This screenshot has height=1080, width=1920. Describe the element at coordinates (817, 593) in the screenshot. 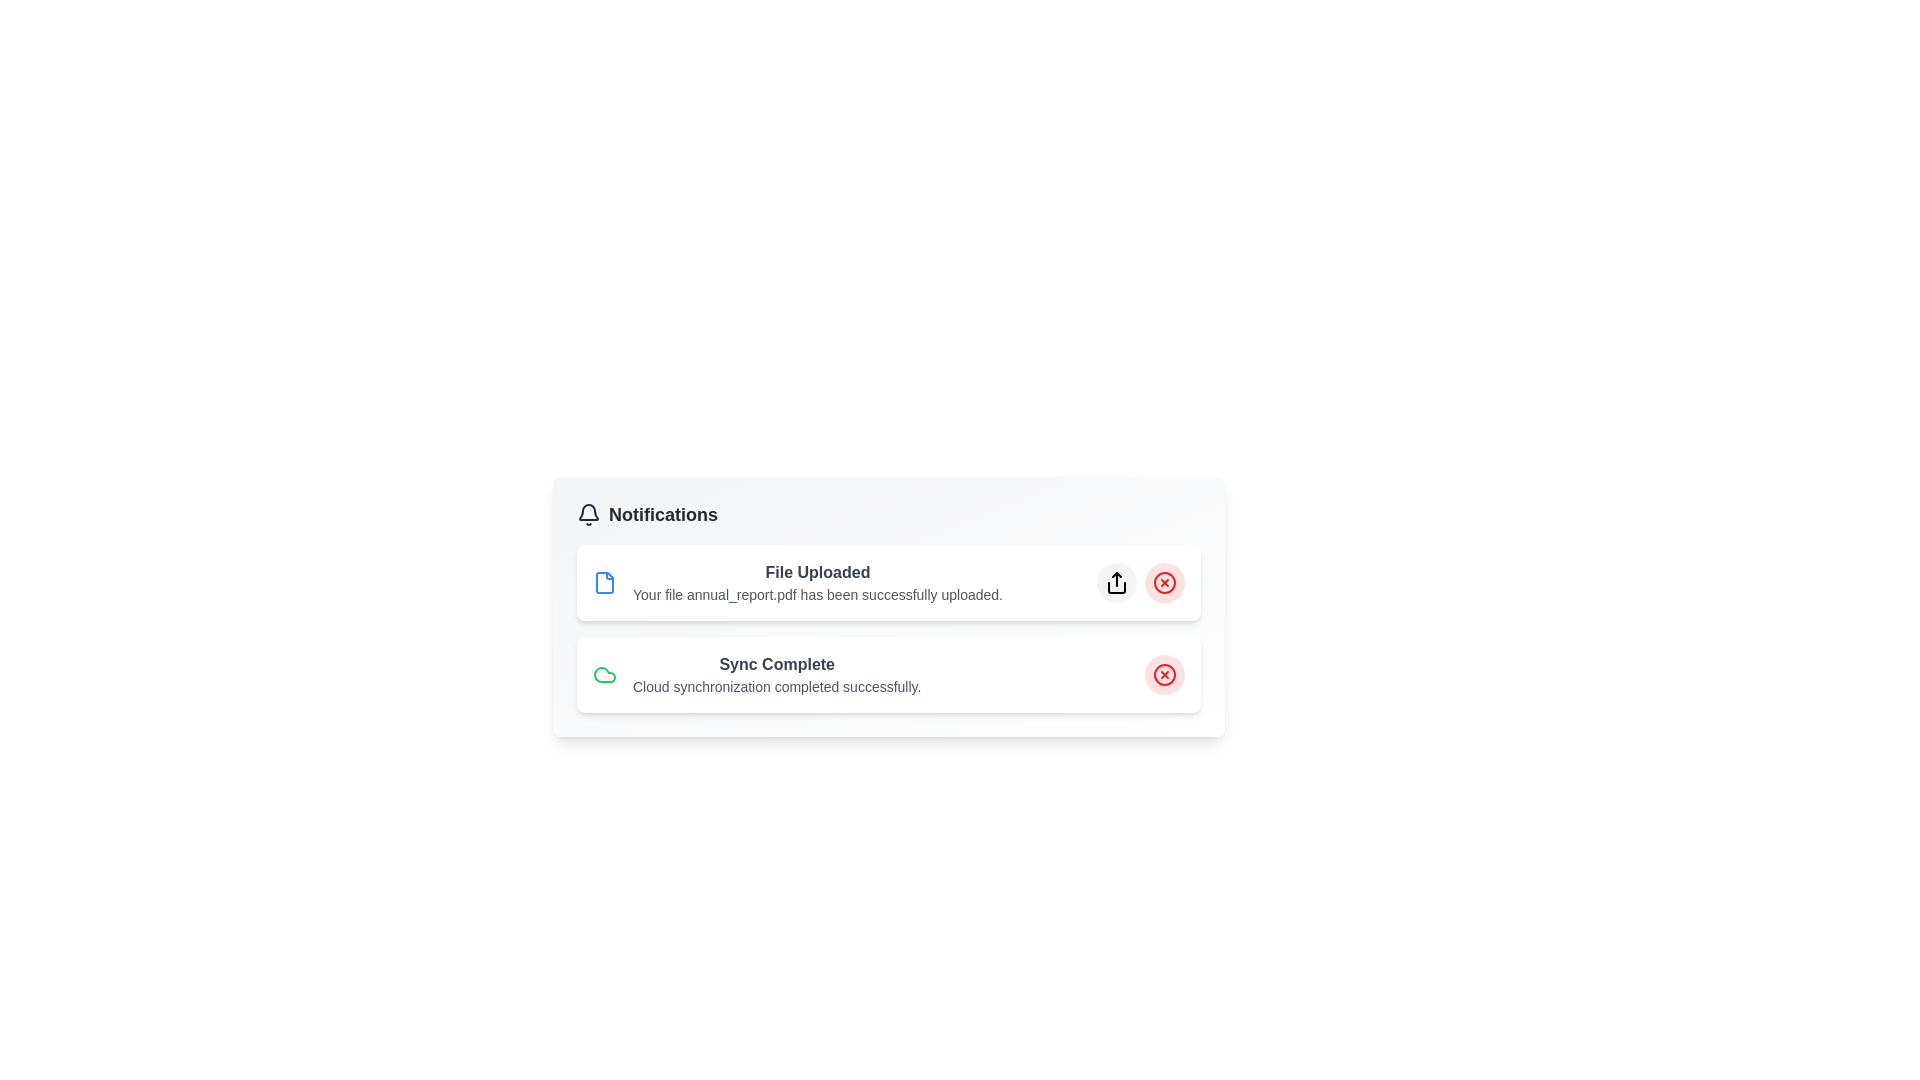

I see `the static text notification that confirms the successful upload of 'annual_report.pdf', located below the 'File Uploaded' heading in the first notification card` at that location.